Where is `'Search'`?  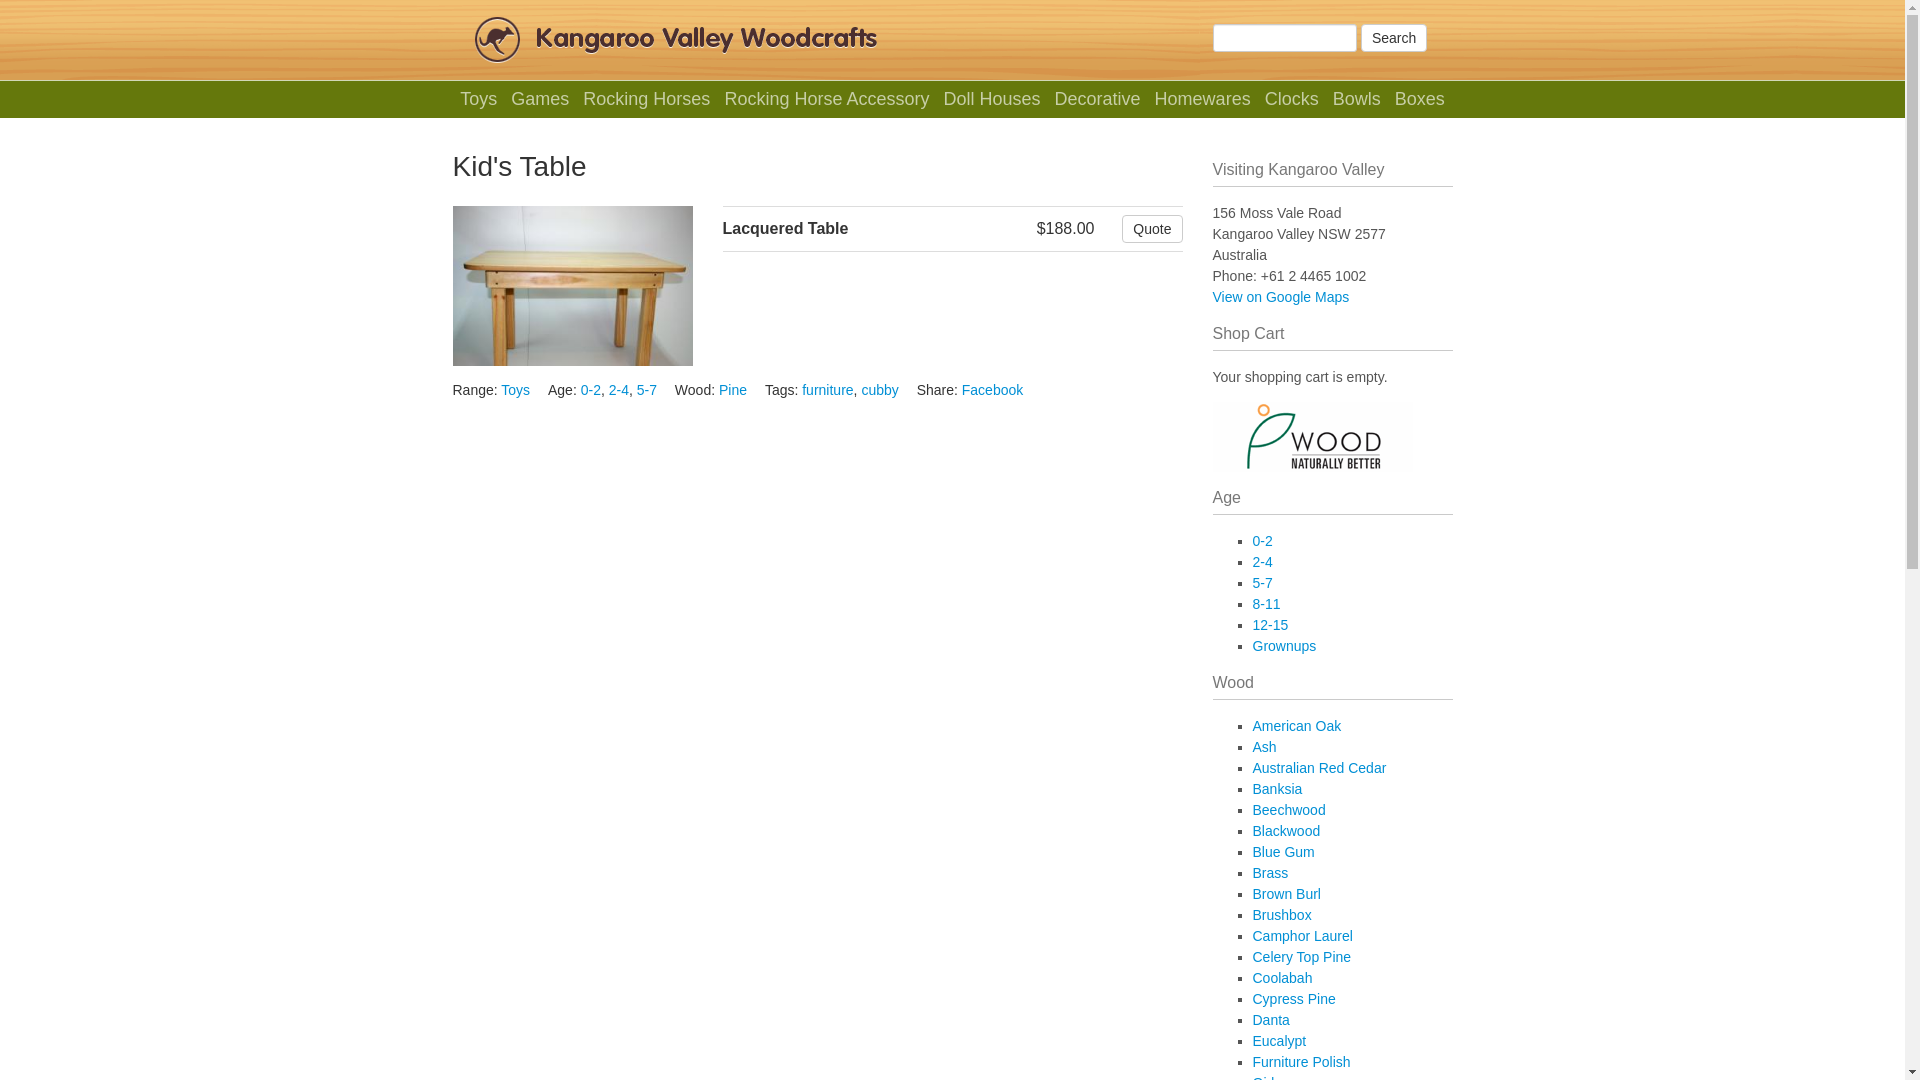
'Search' is located at coordinates (1392, 38).